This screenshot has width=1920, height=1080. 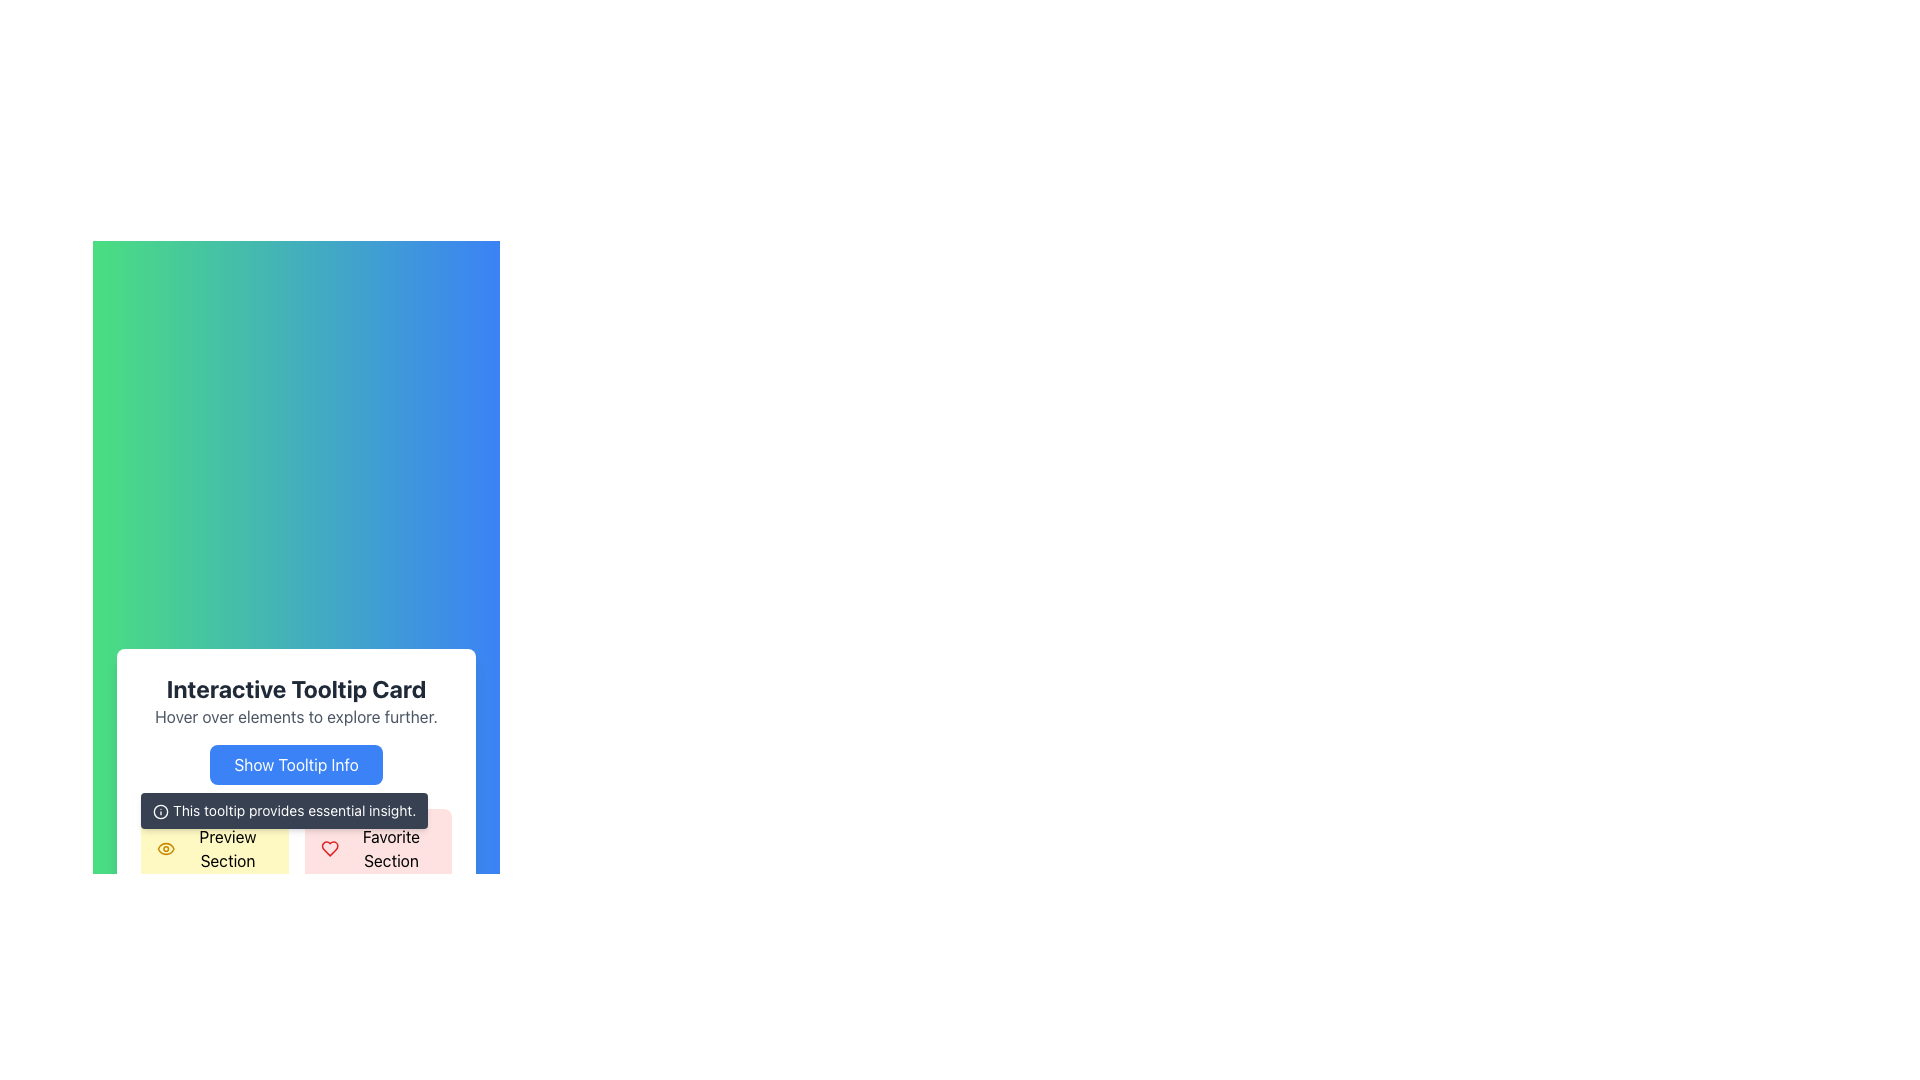 What do you see at coordinates (295, 716) in the screenshot?
I see `the static text that reads 'Hover over elements` at bounding box center [295, 716].